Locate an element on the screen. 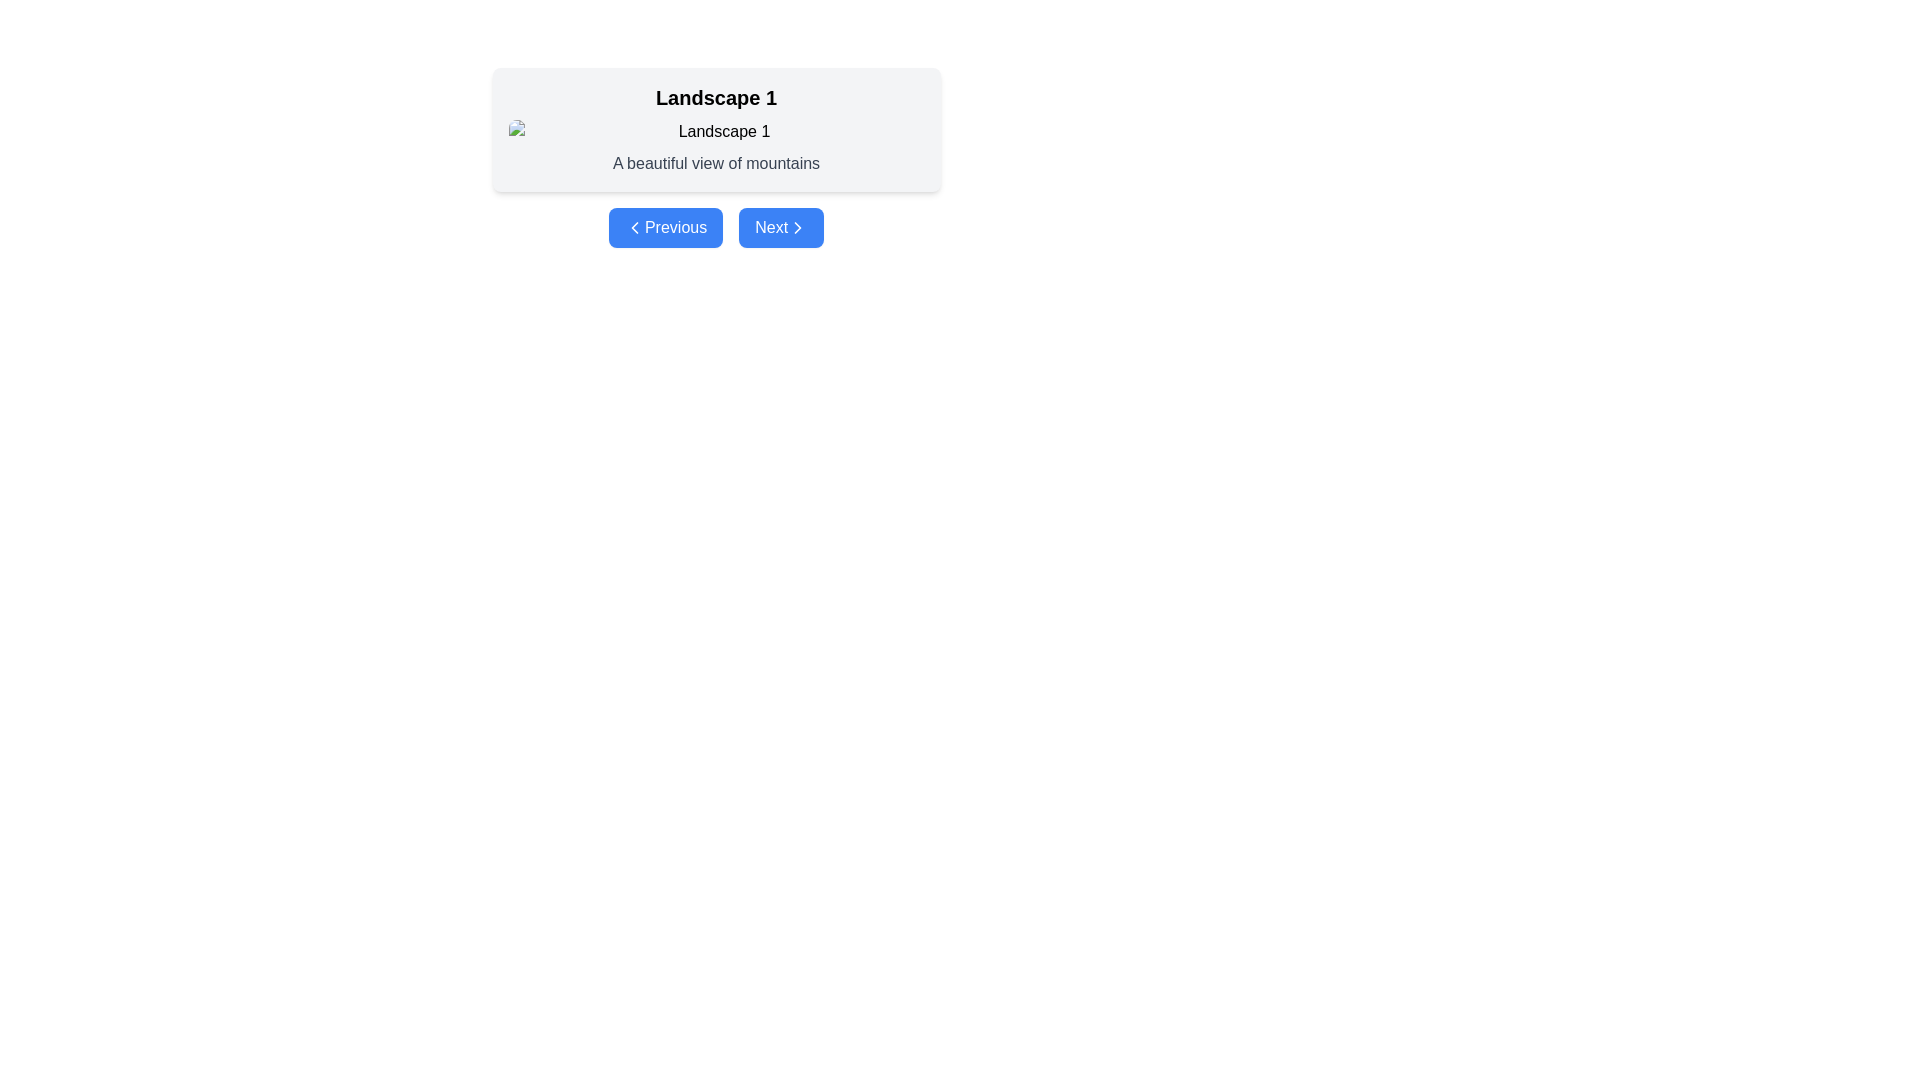 This screenshot has width=1920, height=1080. the navigation button located at the bottom center of the interface, which is the second button in a row of two, to proceed to the next page is located at coordinates (780, 226).